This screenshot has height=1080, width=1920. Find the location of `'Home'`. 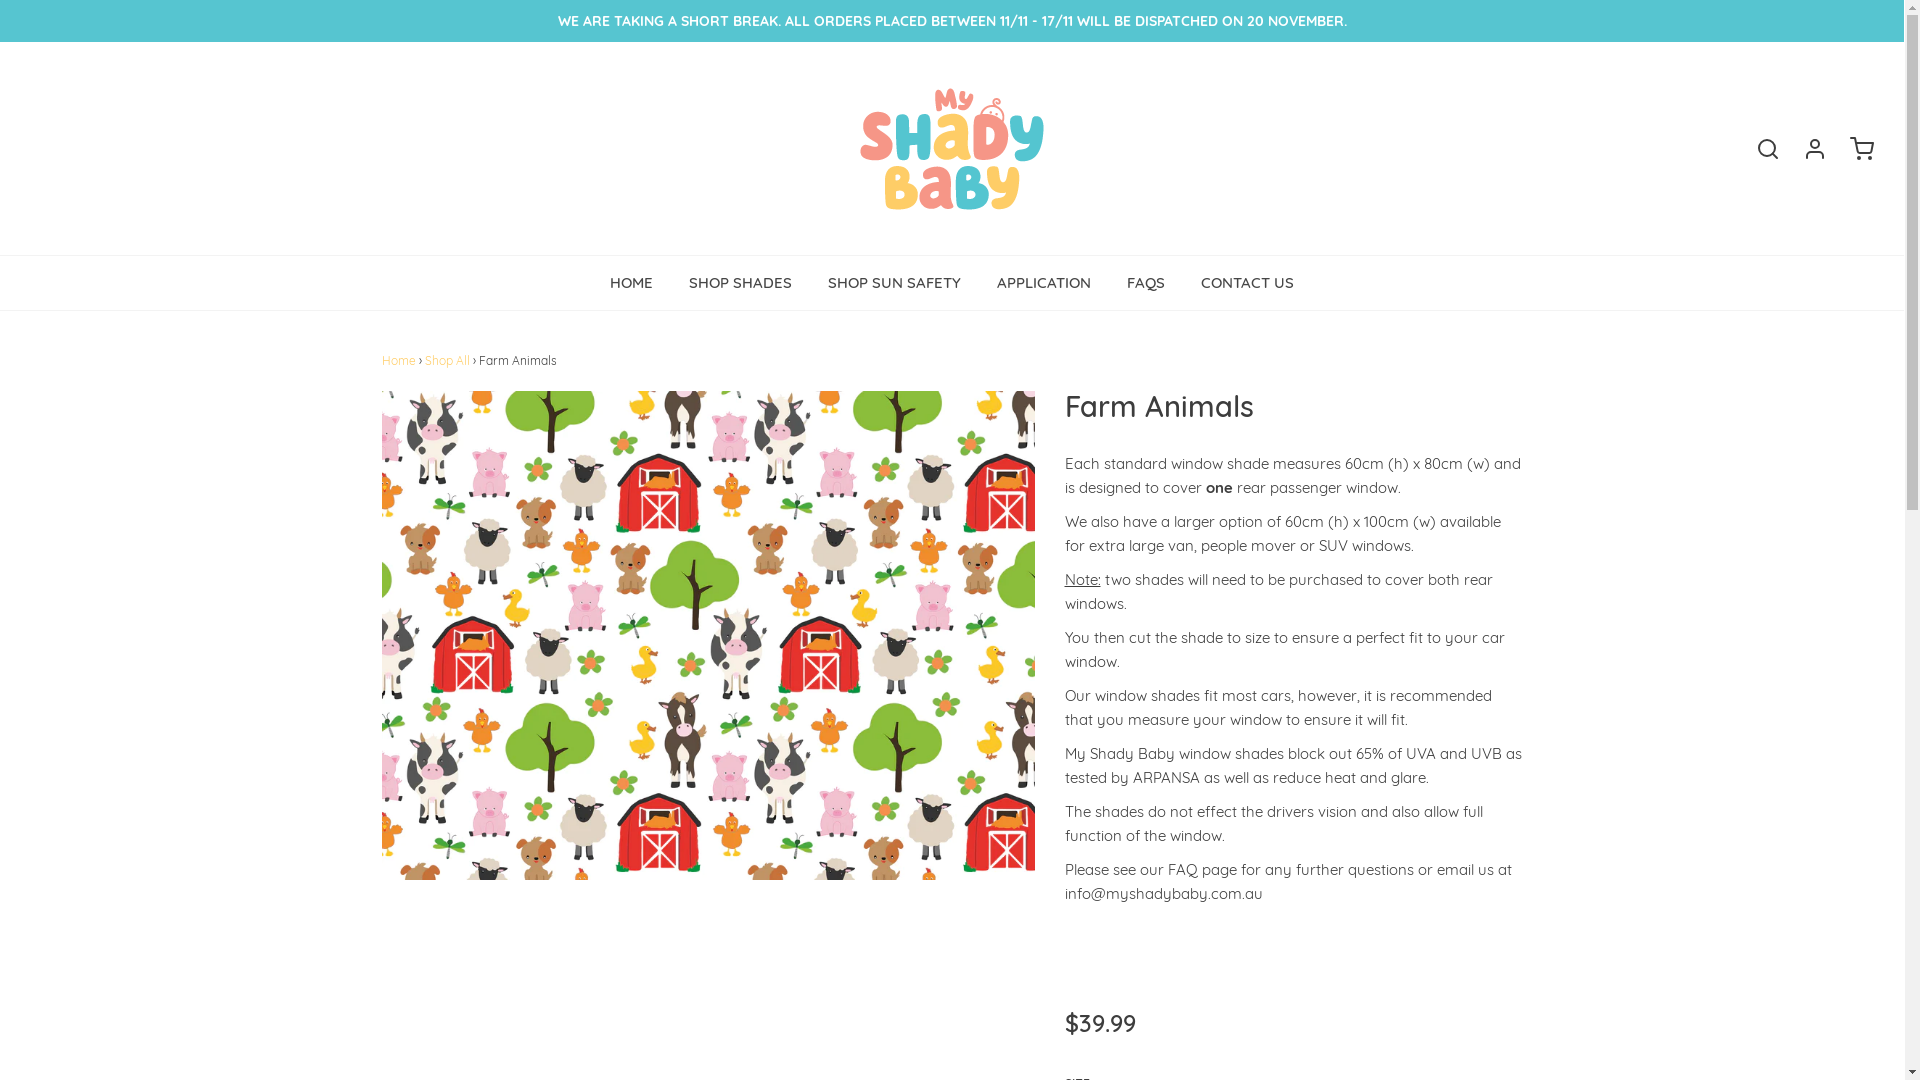

'Home' is located at coordinates (398, 360).